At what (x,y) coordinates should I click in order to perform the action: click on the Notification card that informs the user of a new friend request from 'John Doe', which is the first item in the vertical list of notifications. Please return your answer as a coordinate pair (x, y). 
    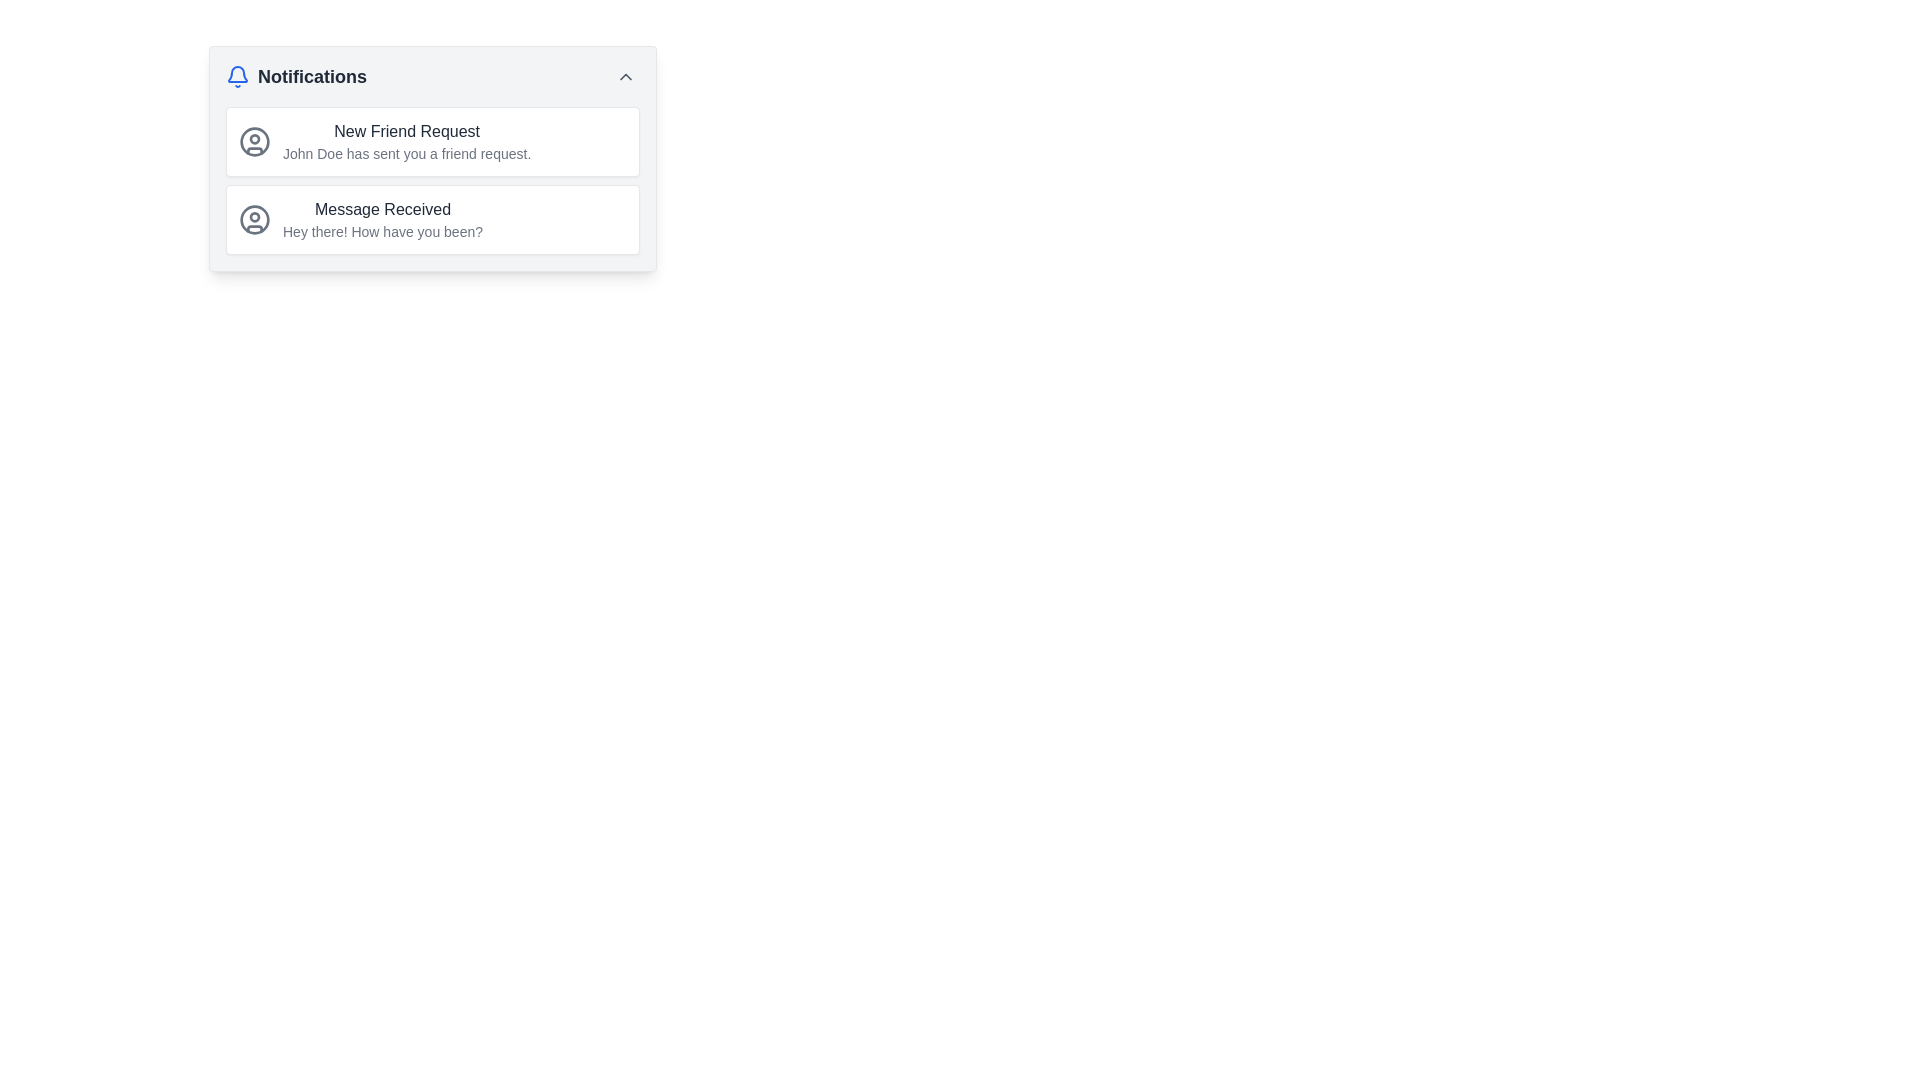
    Looking at the image, I should click on (431, 141).